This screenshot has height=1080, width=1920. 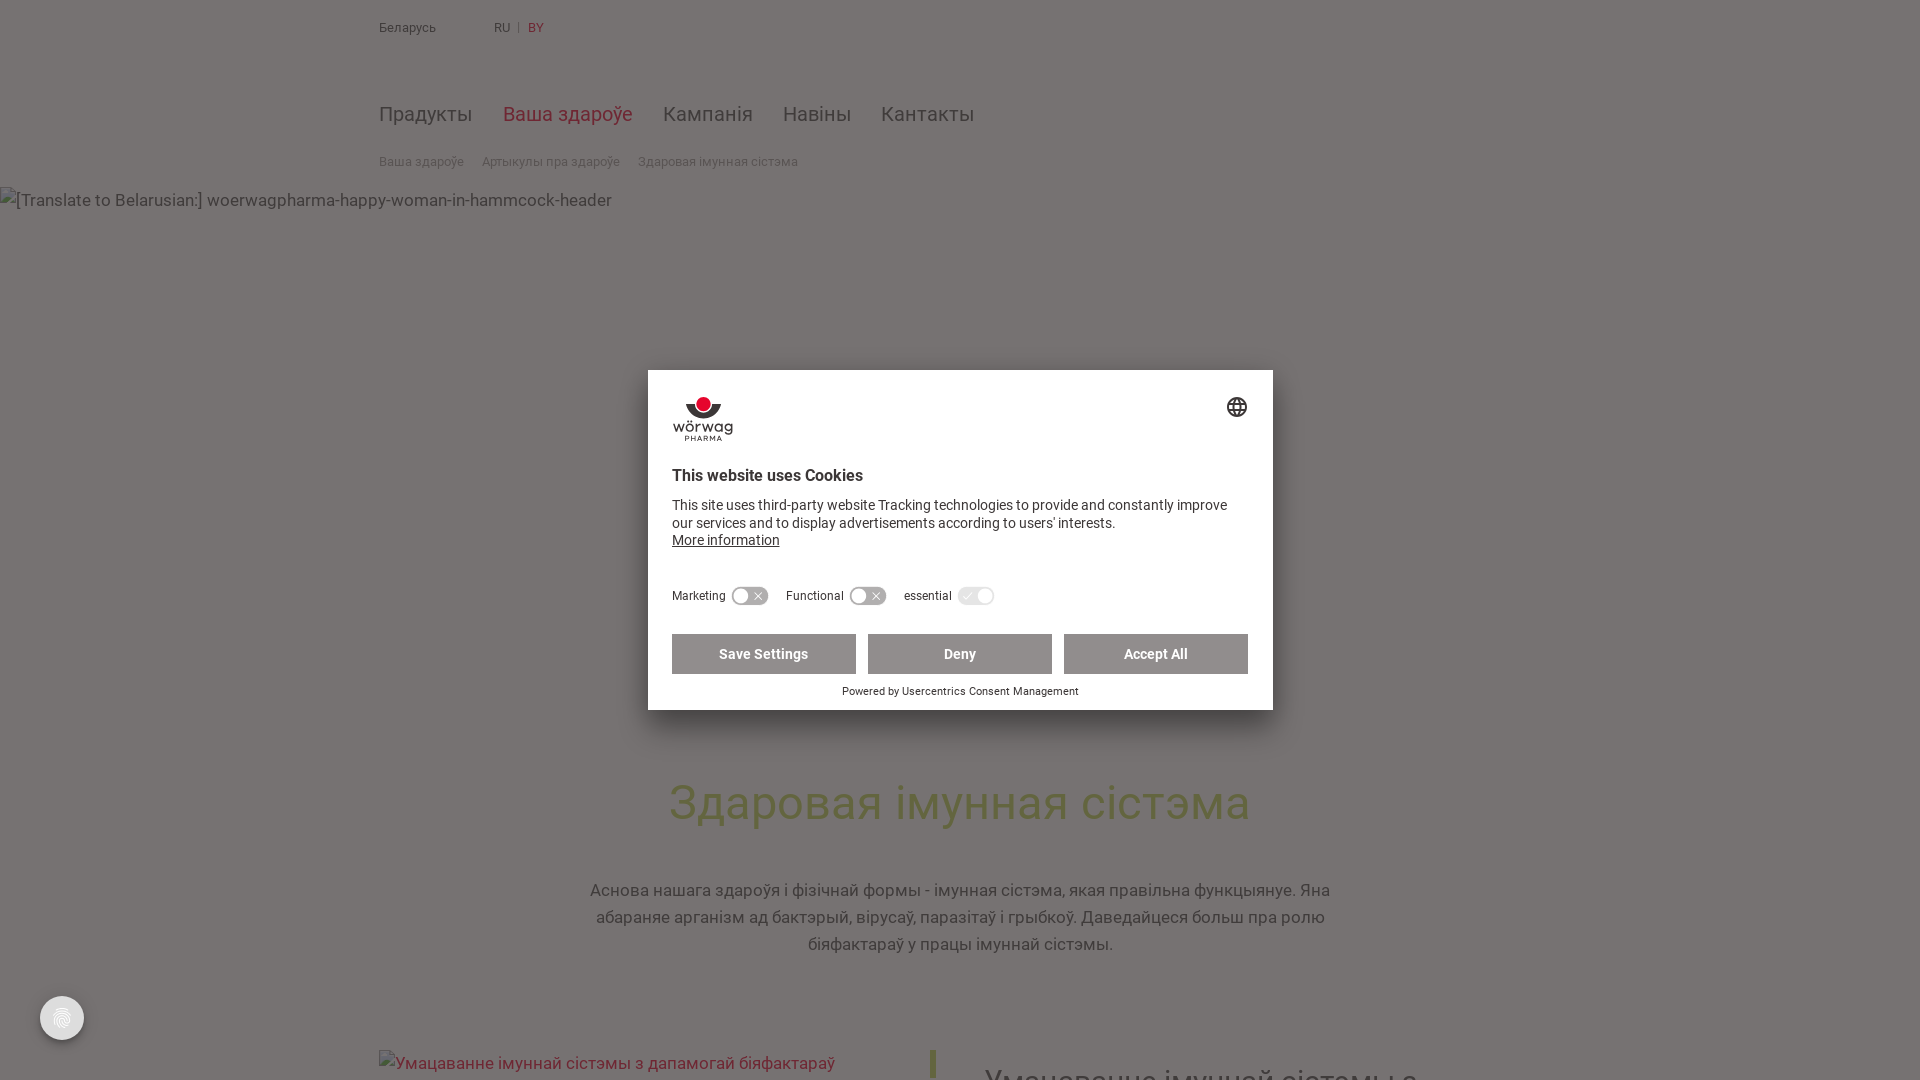 What do you see at coordinates (590, 27) in the screenshot?
I see `'Search'` at bounding box center [590, 27].